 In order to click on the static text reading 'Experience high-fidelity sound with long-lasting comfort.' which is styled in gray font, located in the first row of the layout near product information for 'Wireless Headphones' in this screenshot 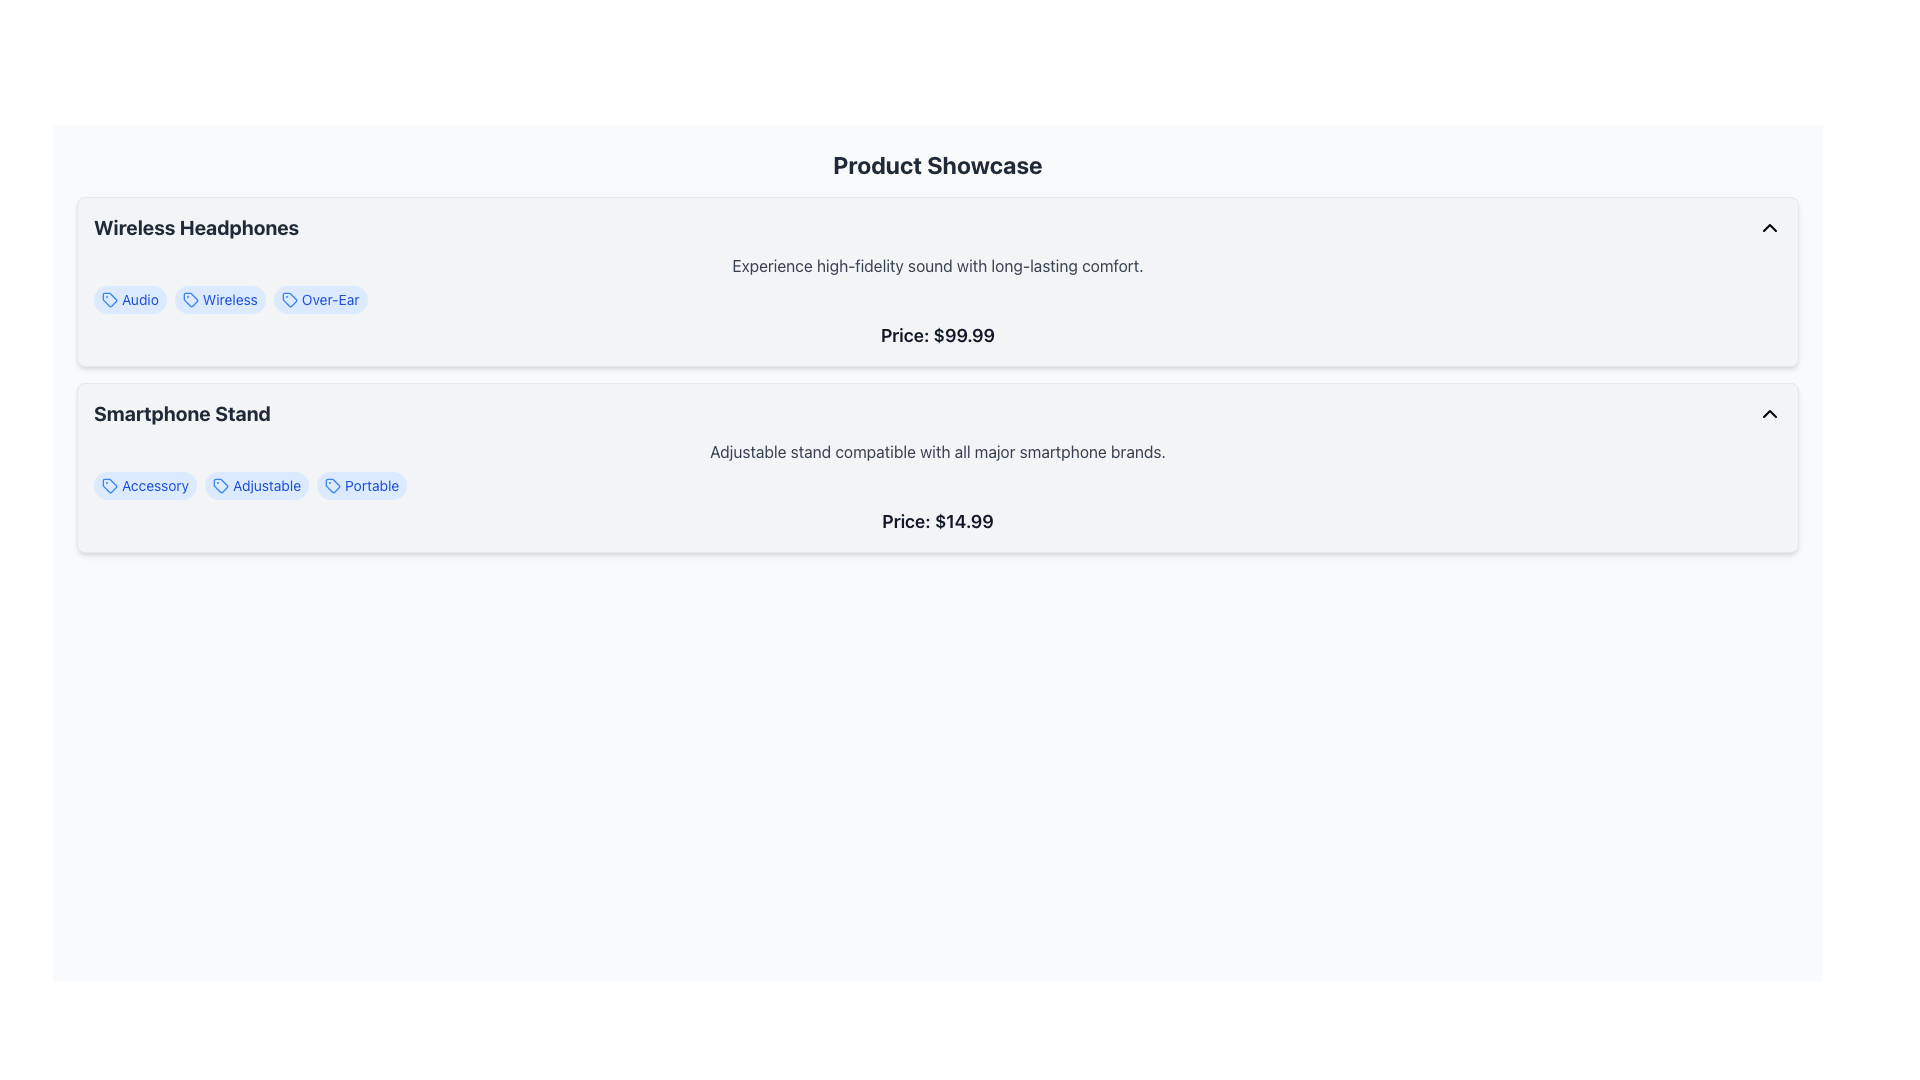, I will do `click(936, 265)`.